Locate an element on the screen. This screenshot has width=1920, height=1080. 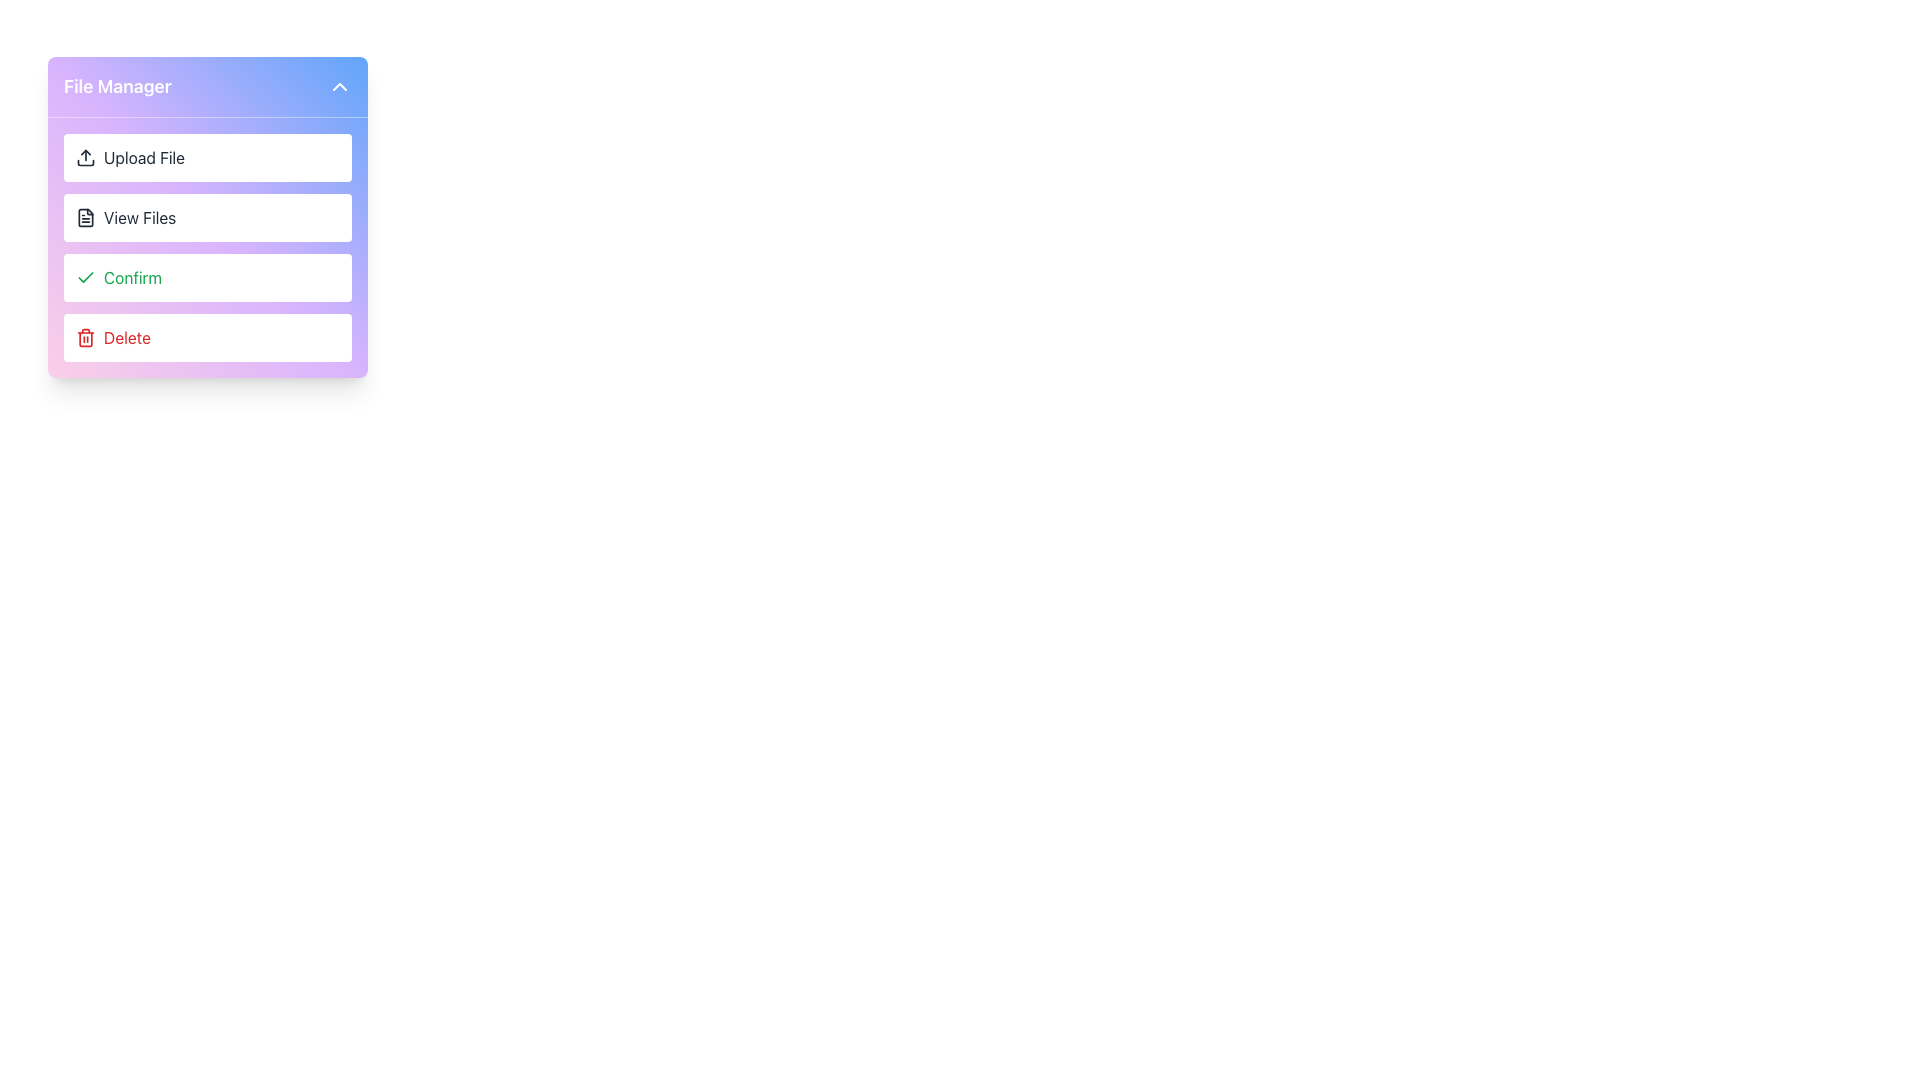
the 'Delete' button with red text and a trash icon located at the bottom of the vertical list in the 'File Manager' panel to initiate deletion is located at coordinates (207, 337).